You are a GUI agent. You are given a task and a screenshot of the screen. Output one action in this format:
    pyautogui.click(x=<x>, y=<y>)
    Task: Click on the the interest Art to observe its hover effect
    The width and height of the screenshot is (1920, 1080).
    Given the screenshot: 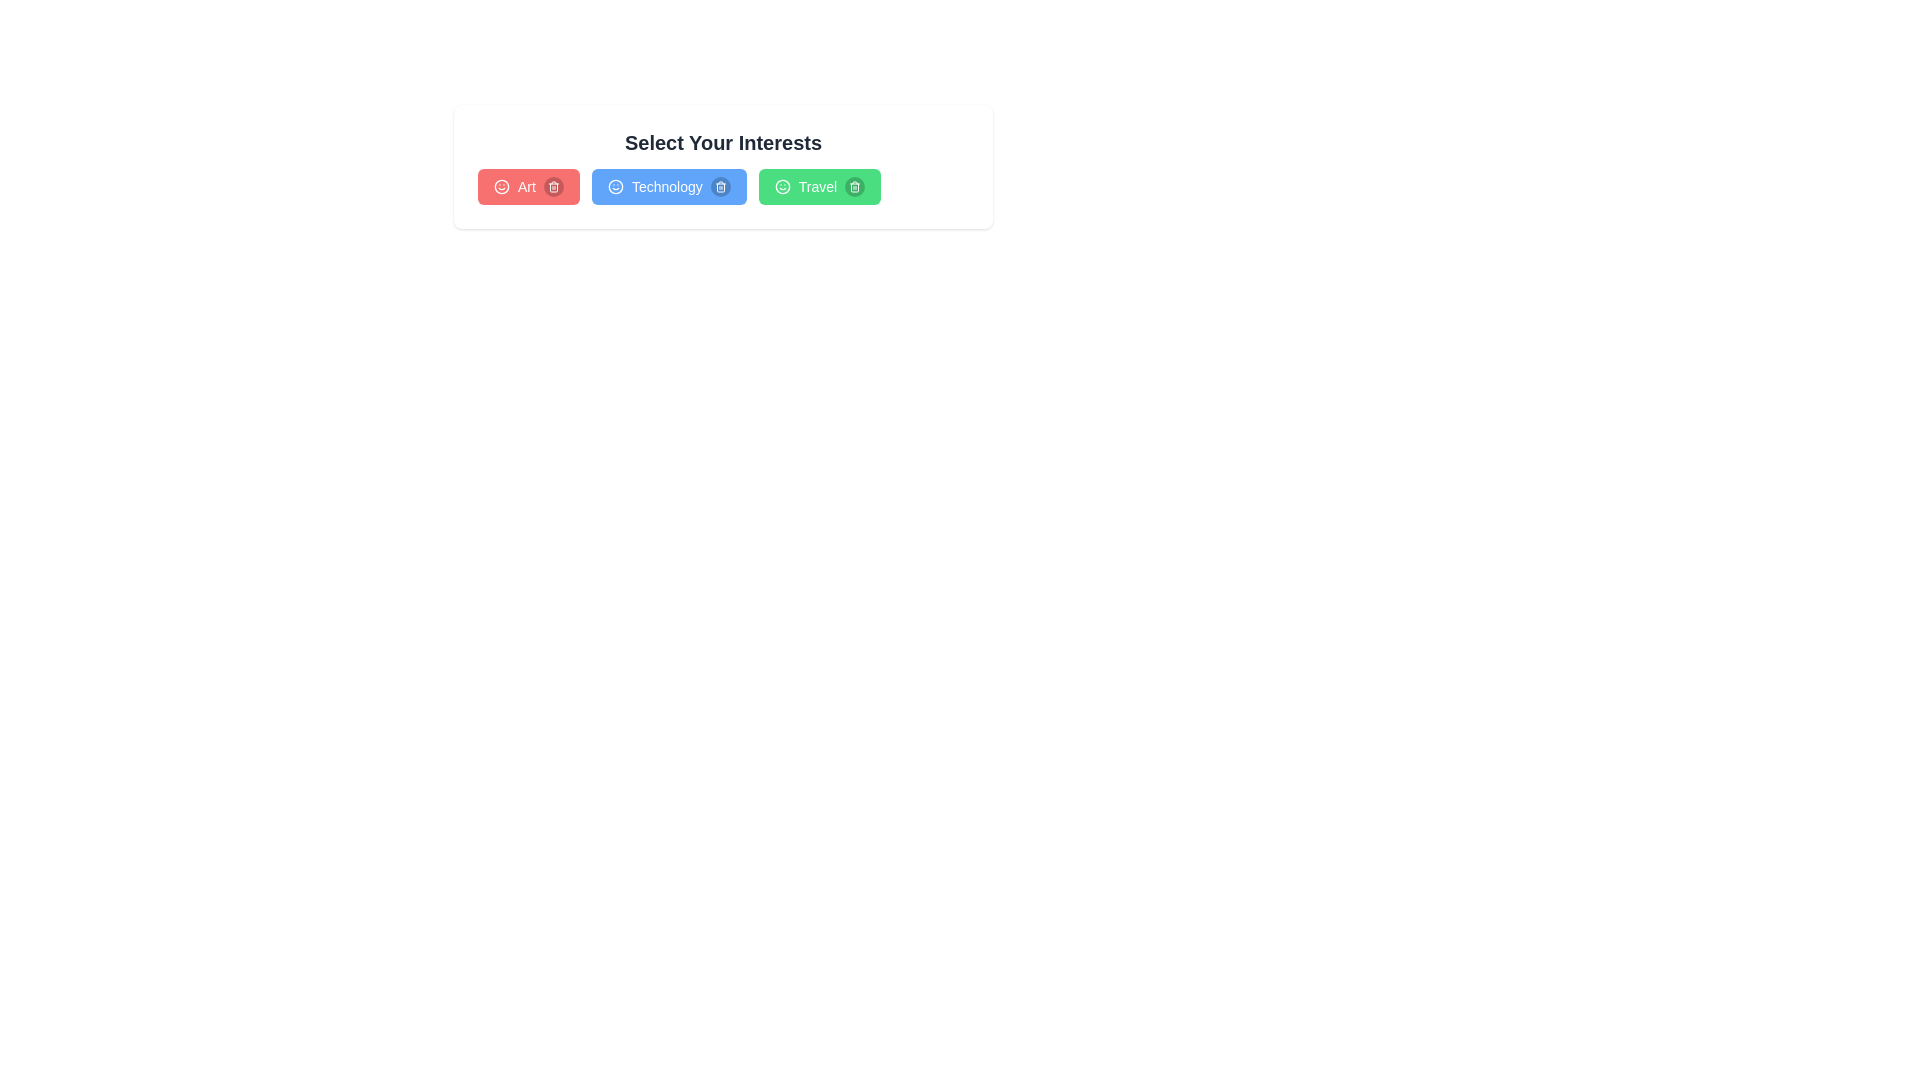 What is the action you would take?
    pyautogui.click(x=528, y=186)
    